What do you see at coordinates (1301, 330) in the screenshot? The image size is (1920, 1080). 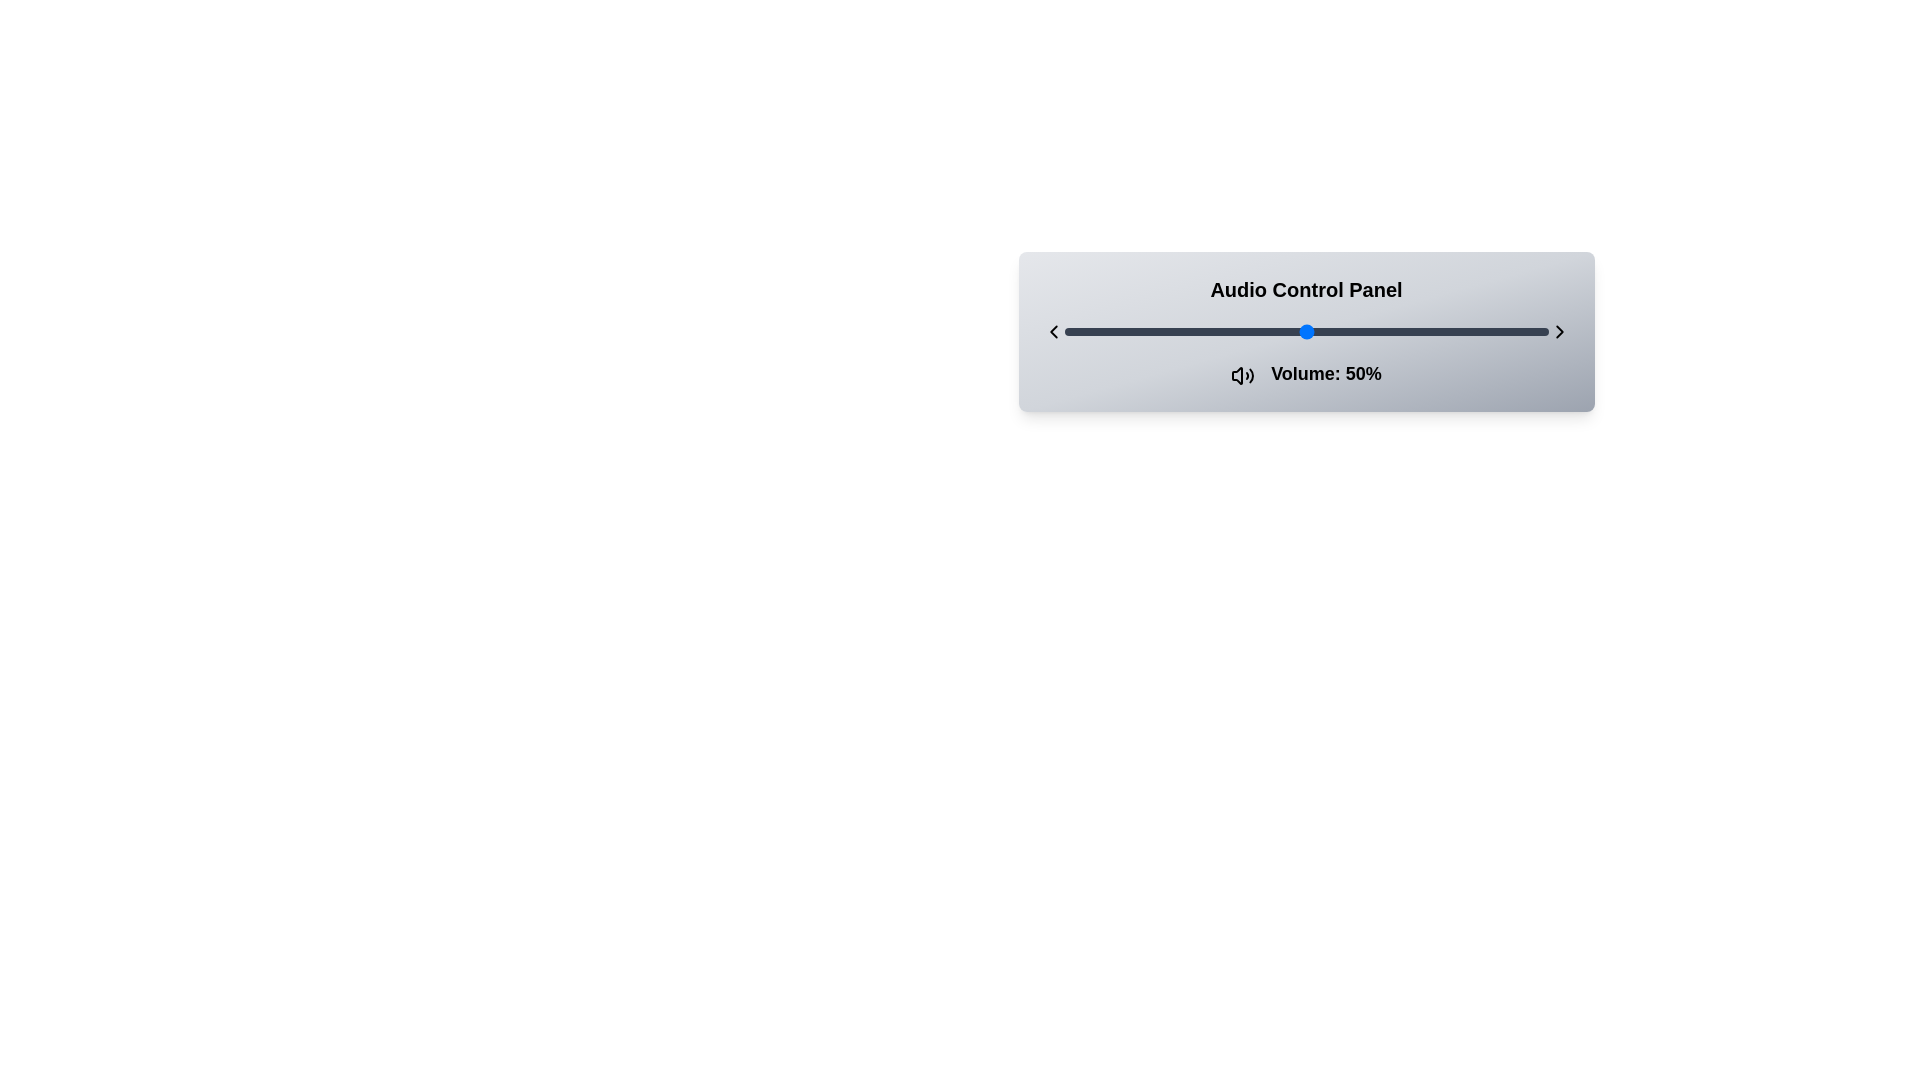 I see `the volume` at bounding box center [1301, 330].